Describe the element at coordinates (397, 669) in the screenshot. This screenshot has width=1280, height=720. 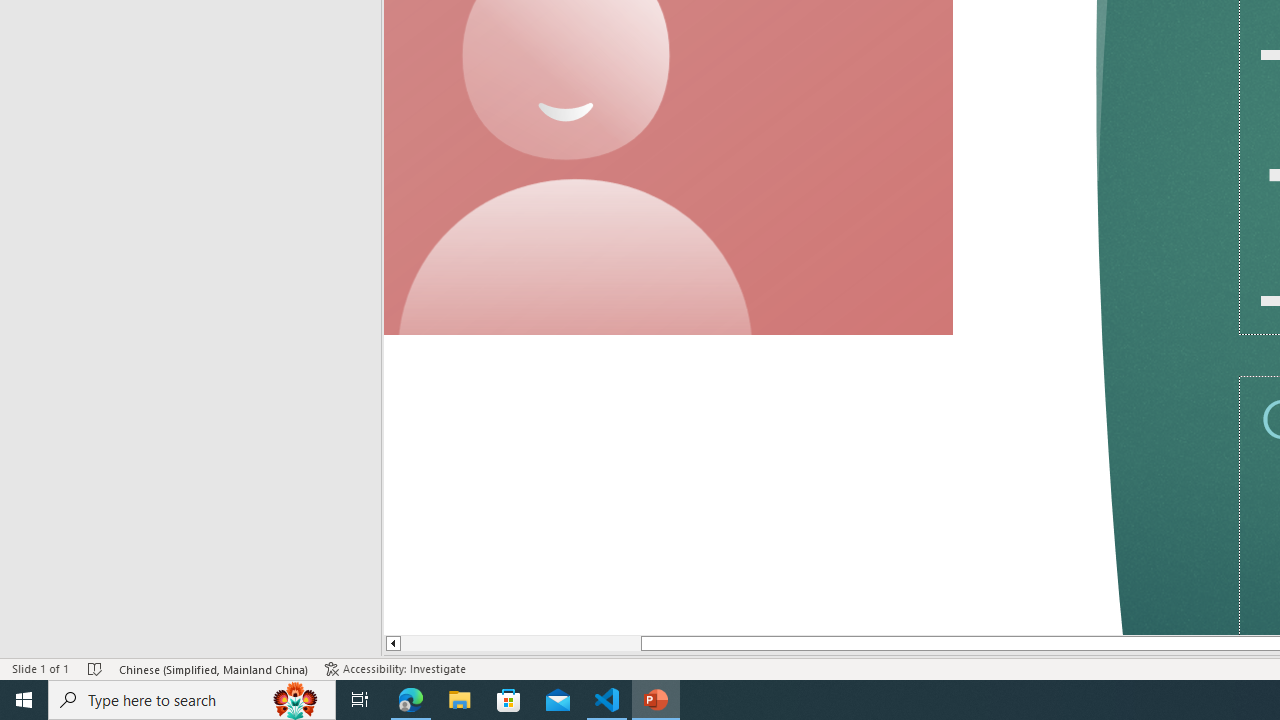
I see `'Accessibility Checker Accessibility: Investigate'` at that location.